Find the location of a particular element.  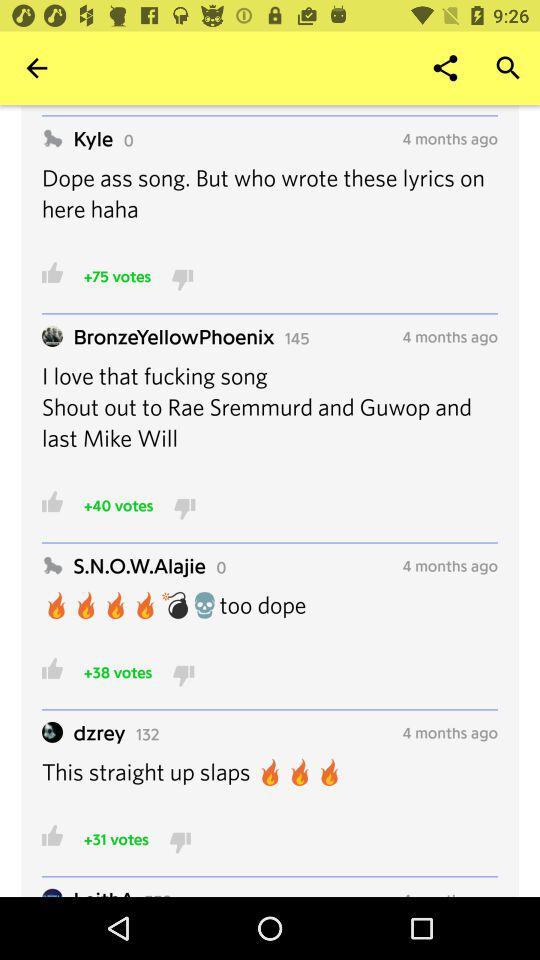

+31 votes item is located at coordinates (116, 839).